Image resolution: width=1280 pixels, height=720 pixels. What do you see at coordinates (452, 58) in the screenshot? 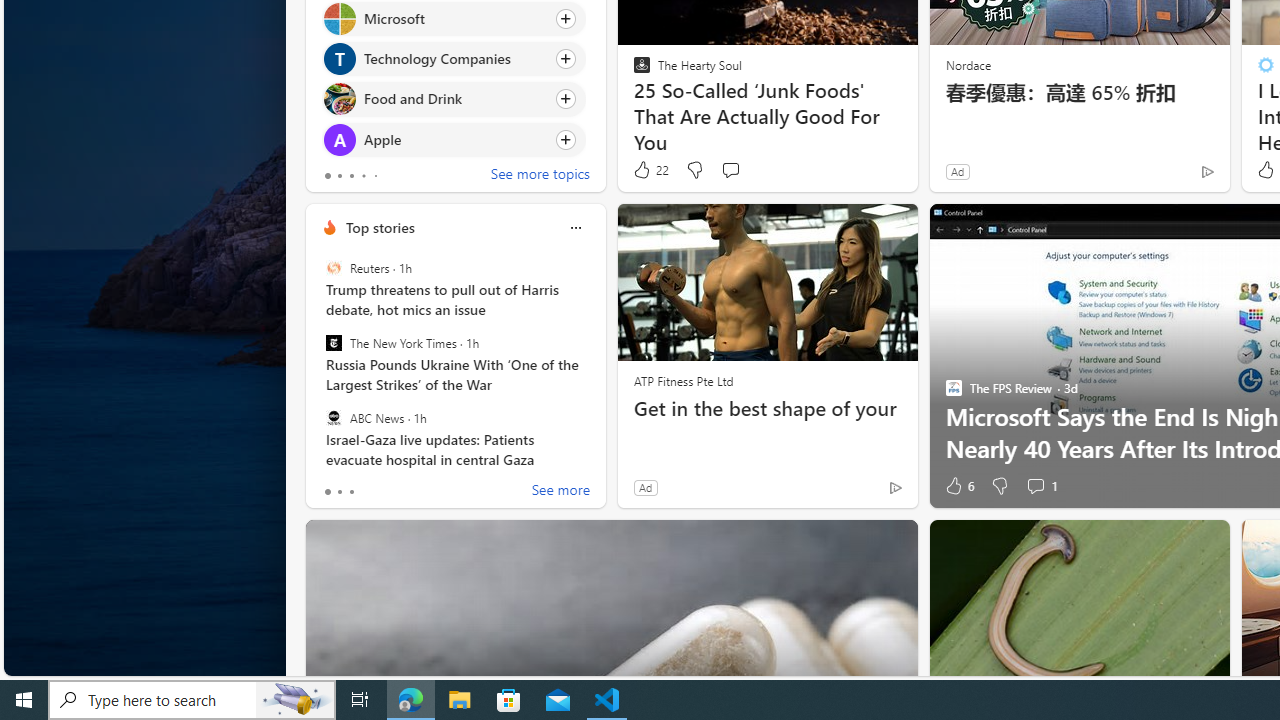
I see `'Click to follow topic Technology Companies'` at bounding box center [452, 58].